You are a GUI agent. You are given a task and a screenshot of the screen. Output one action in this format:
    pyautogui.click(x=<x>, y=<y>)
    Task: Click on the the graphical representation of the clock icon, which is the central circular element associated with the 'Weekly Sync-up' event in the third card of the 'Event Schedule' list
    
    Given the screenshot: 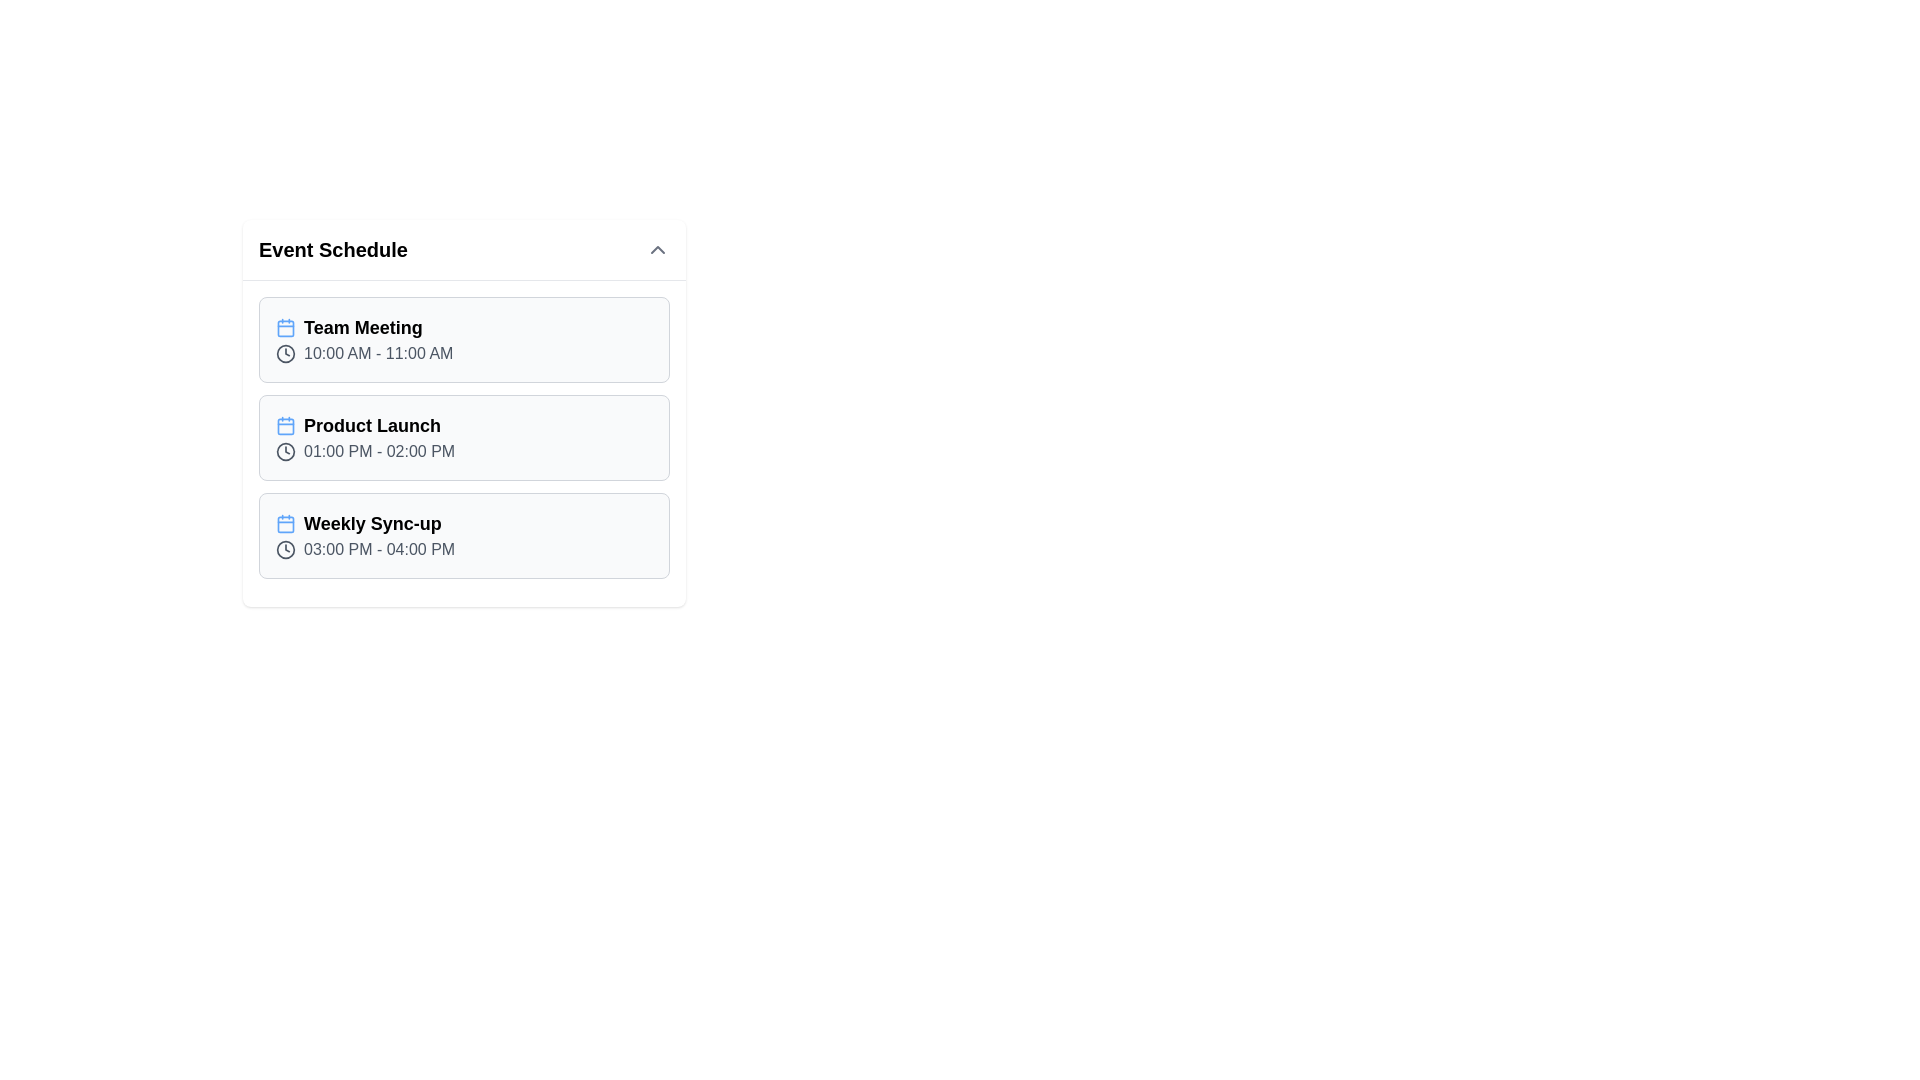 What is the action you would take?
    pyautogui.click(x=285, y=550)
    